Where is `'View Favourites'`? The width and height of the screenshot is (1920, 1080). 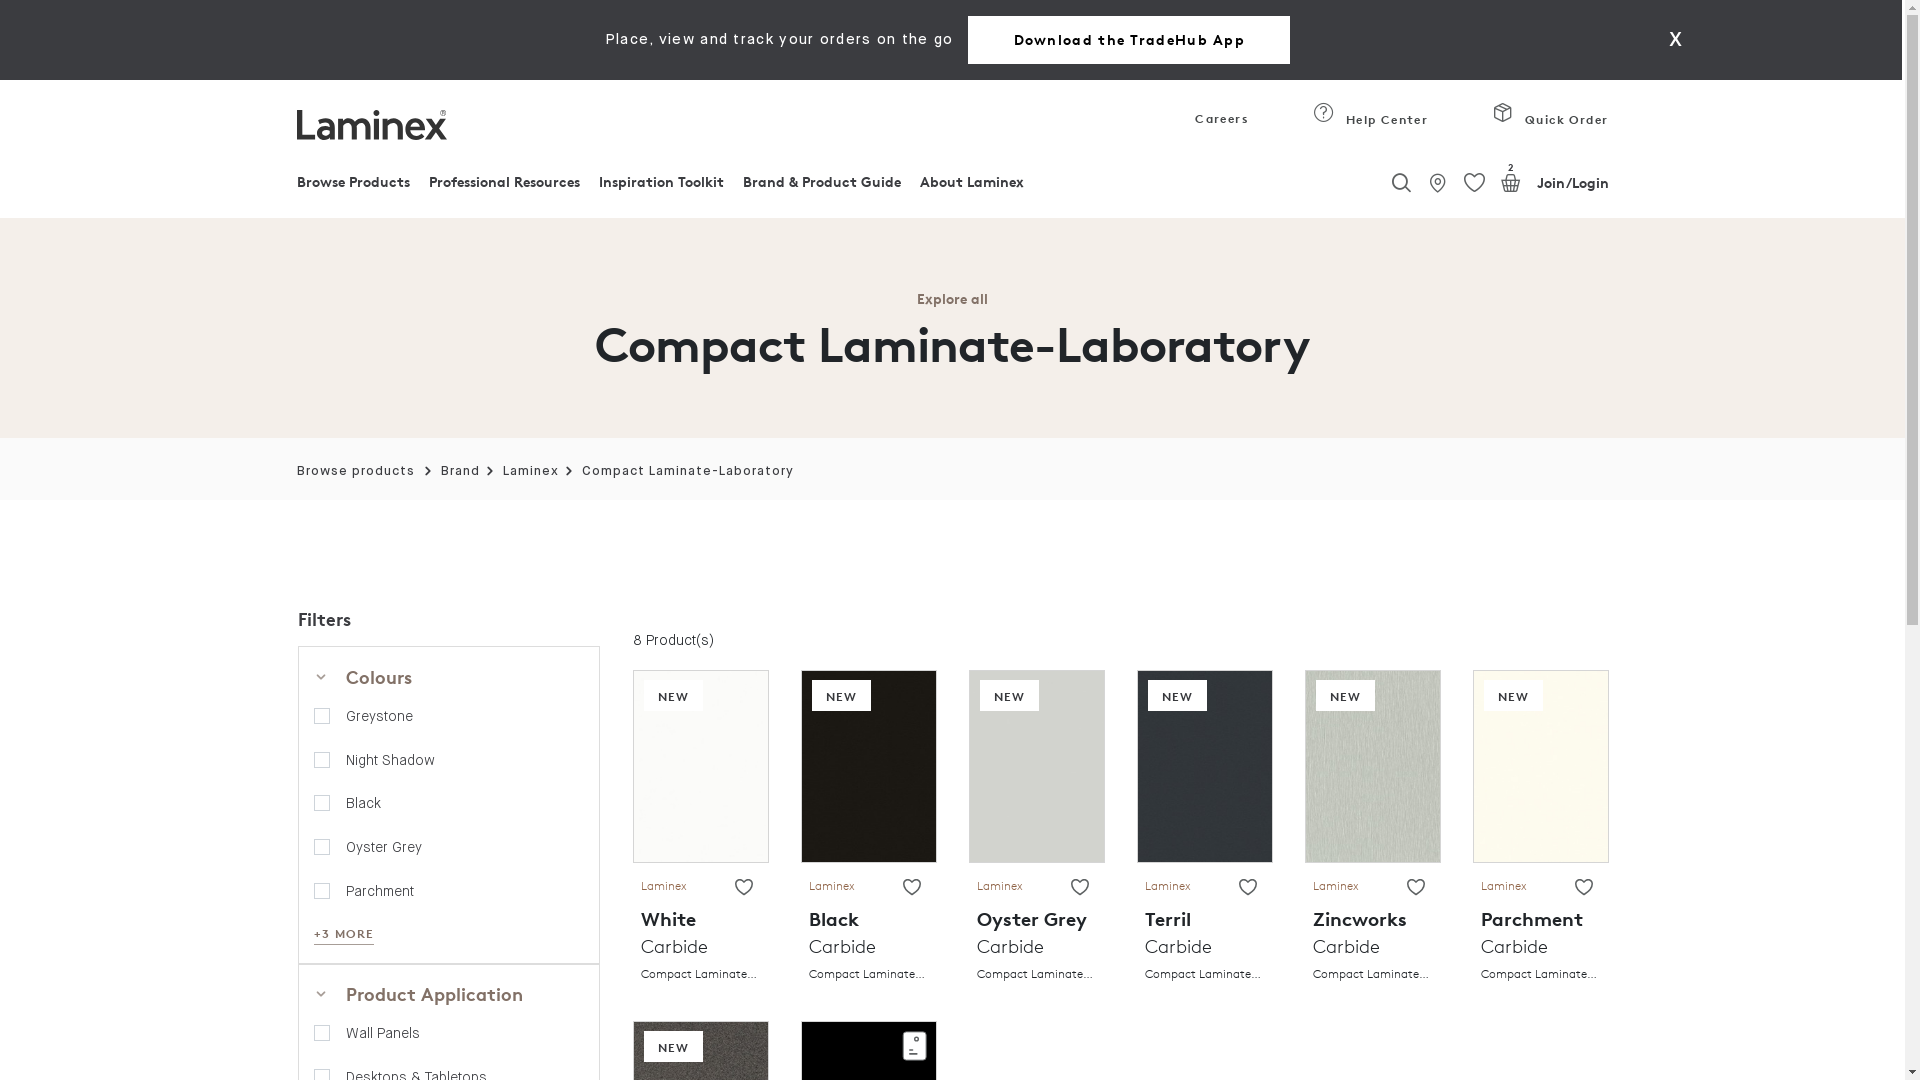
'View Favourites' is located at coordinates (1464, 183).